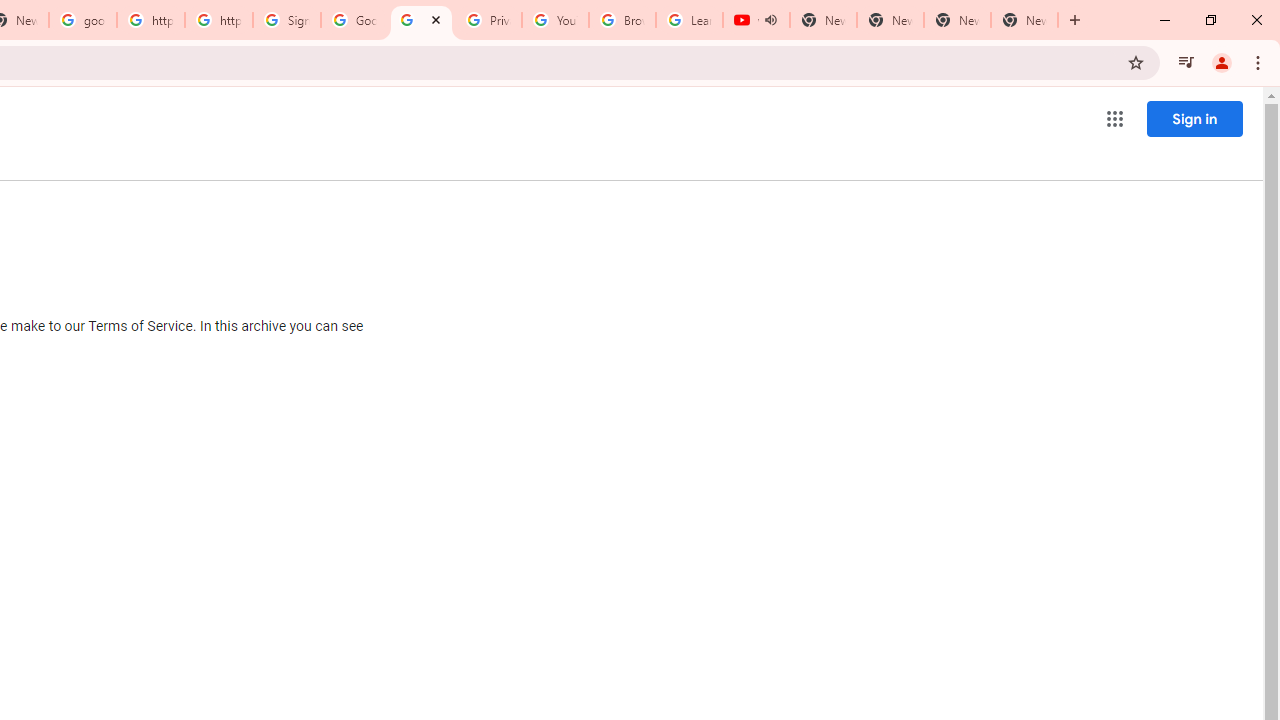  What do you see at coordinates (621, 20) in the screenshot?
I see `'Browse Chrome as a guest - Computer - Google Chrome Help'` at bounding box center [621, 20].